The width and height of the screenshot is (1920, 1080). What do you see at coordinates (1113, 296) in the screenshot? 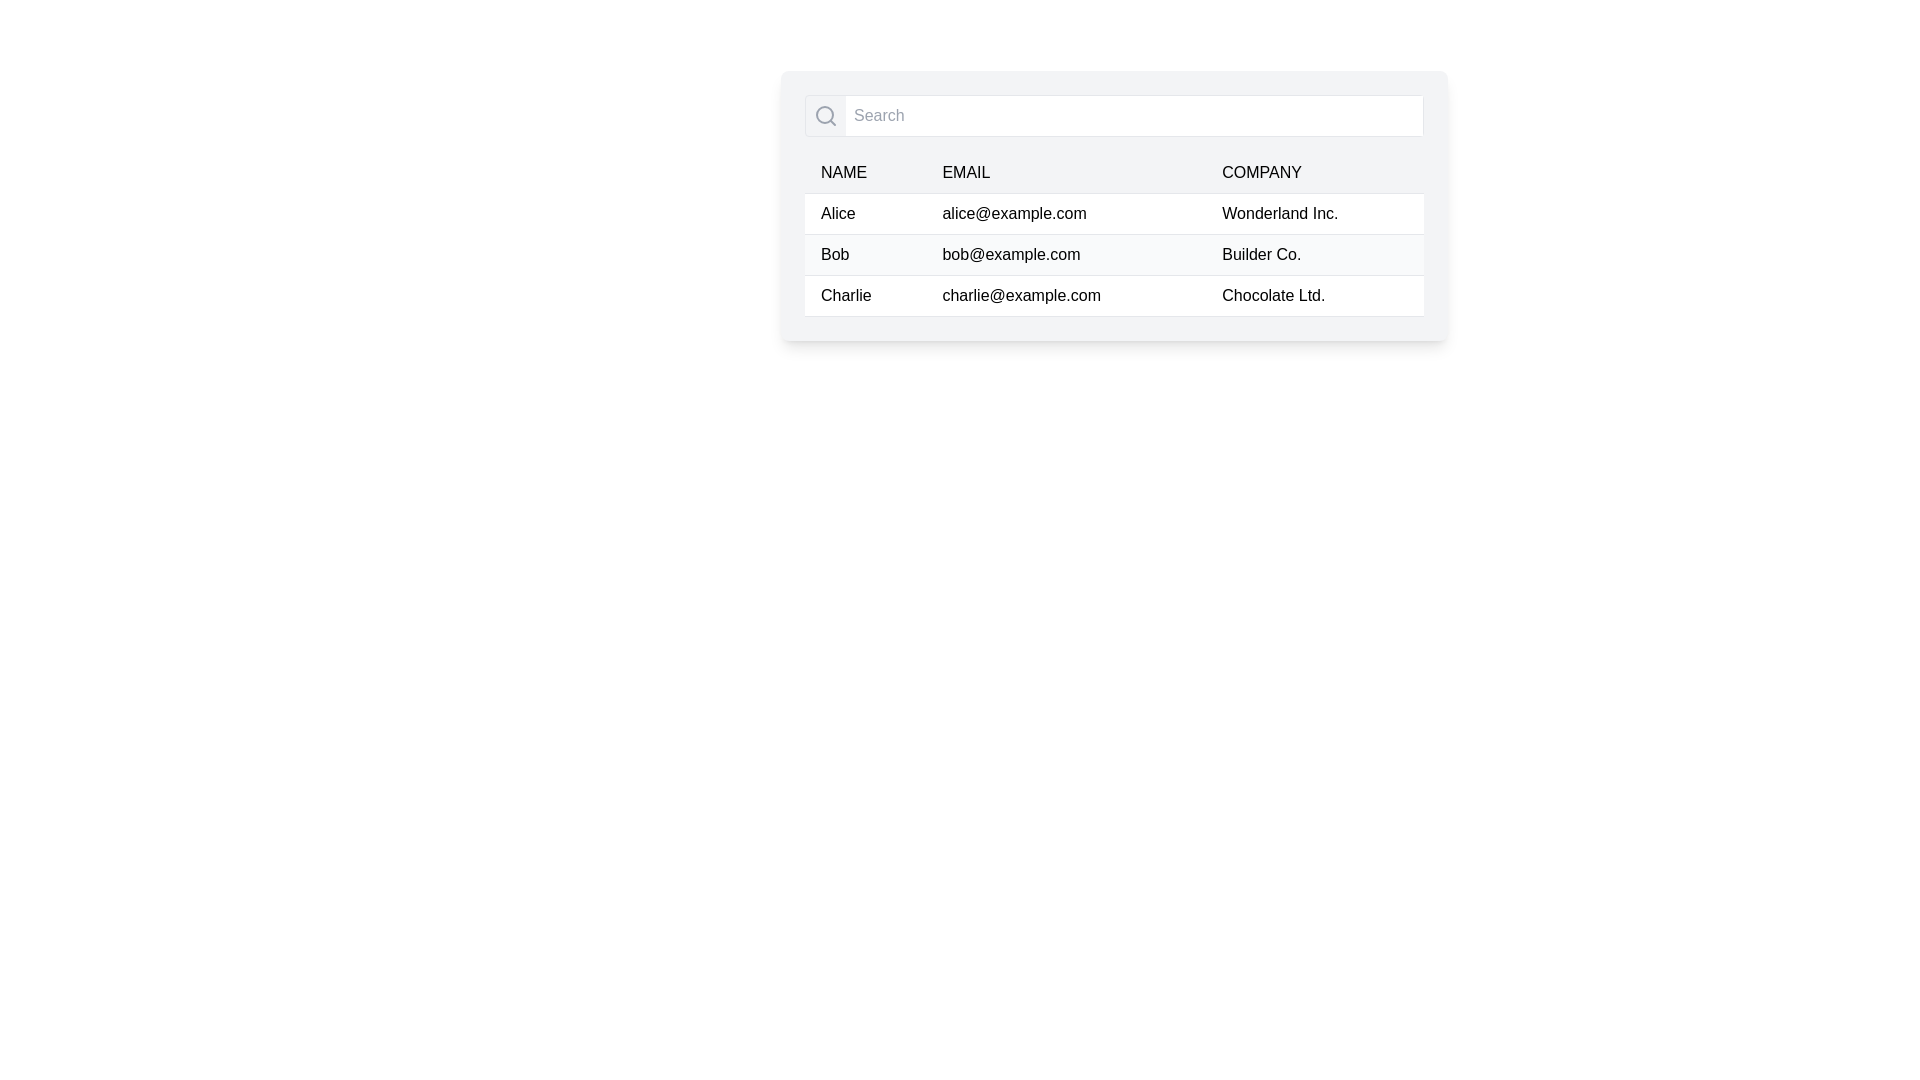
I see `on the third row of the table that contains the name 'Charlie', email 'charlie@example.com', and company 'Chocolate Ltd.'` at bounding box center [1113, 296].